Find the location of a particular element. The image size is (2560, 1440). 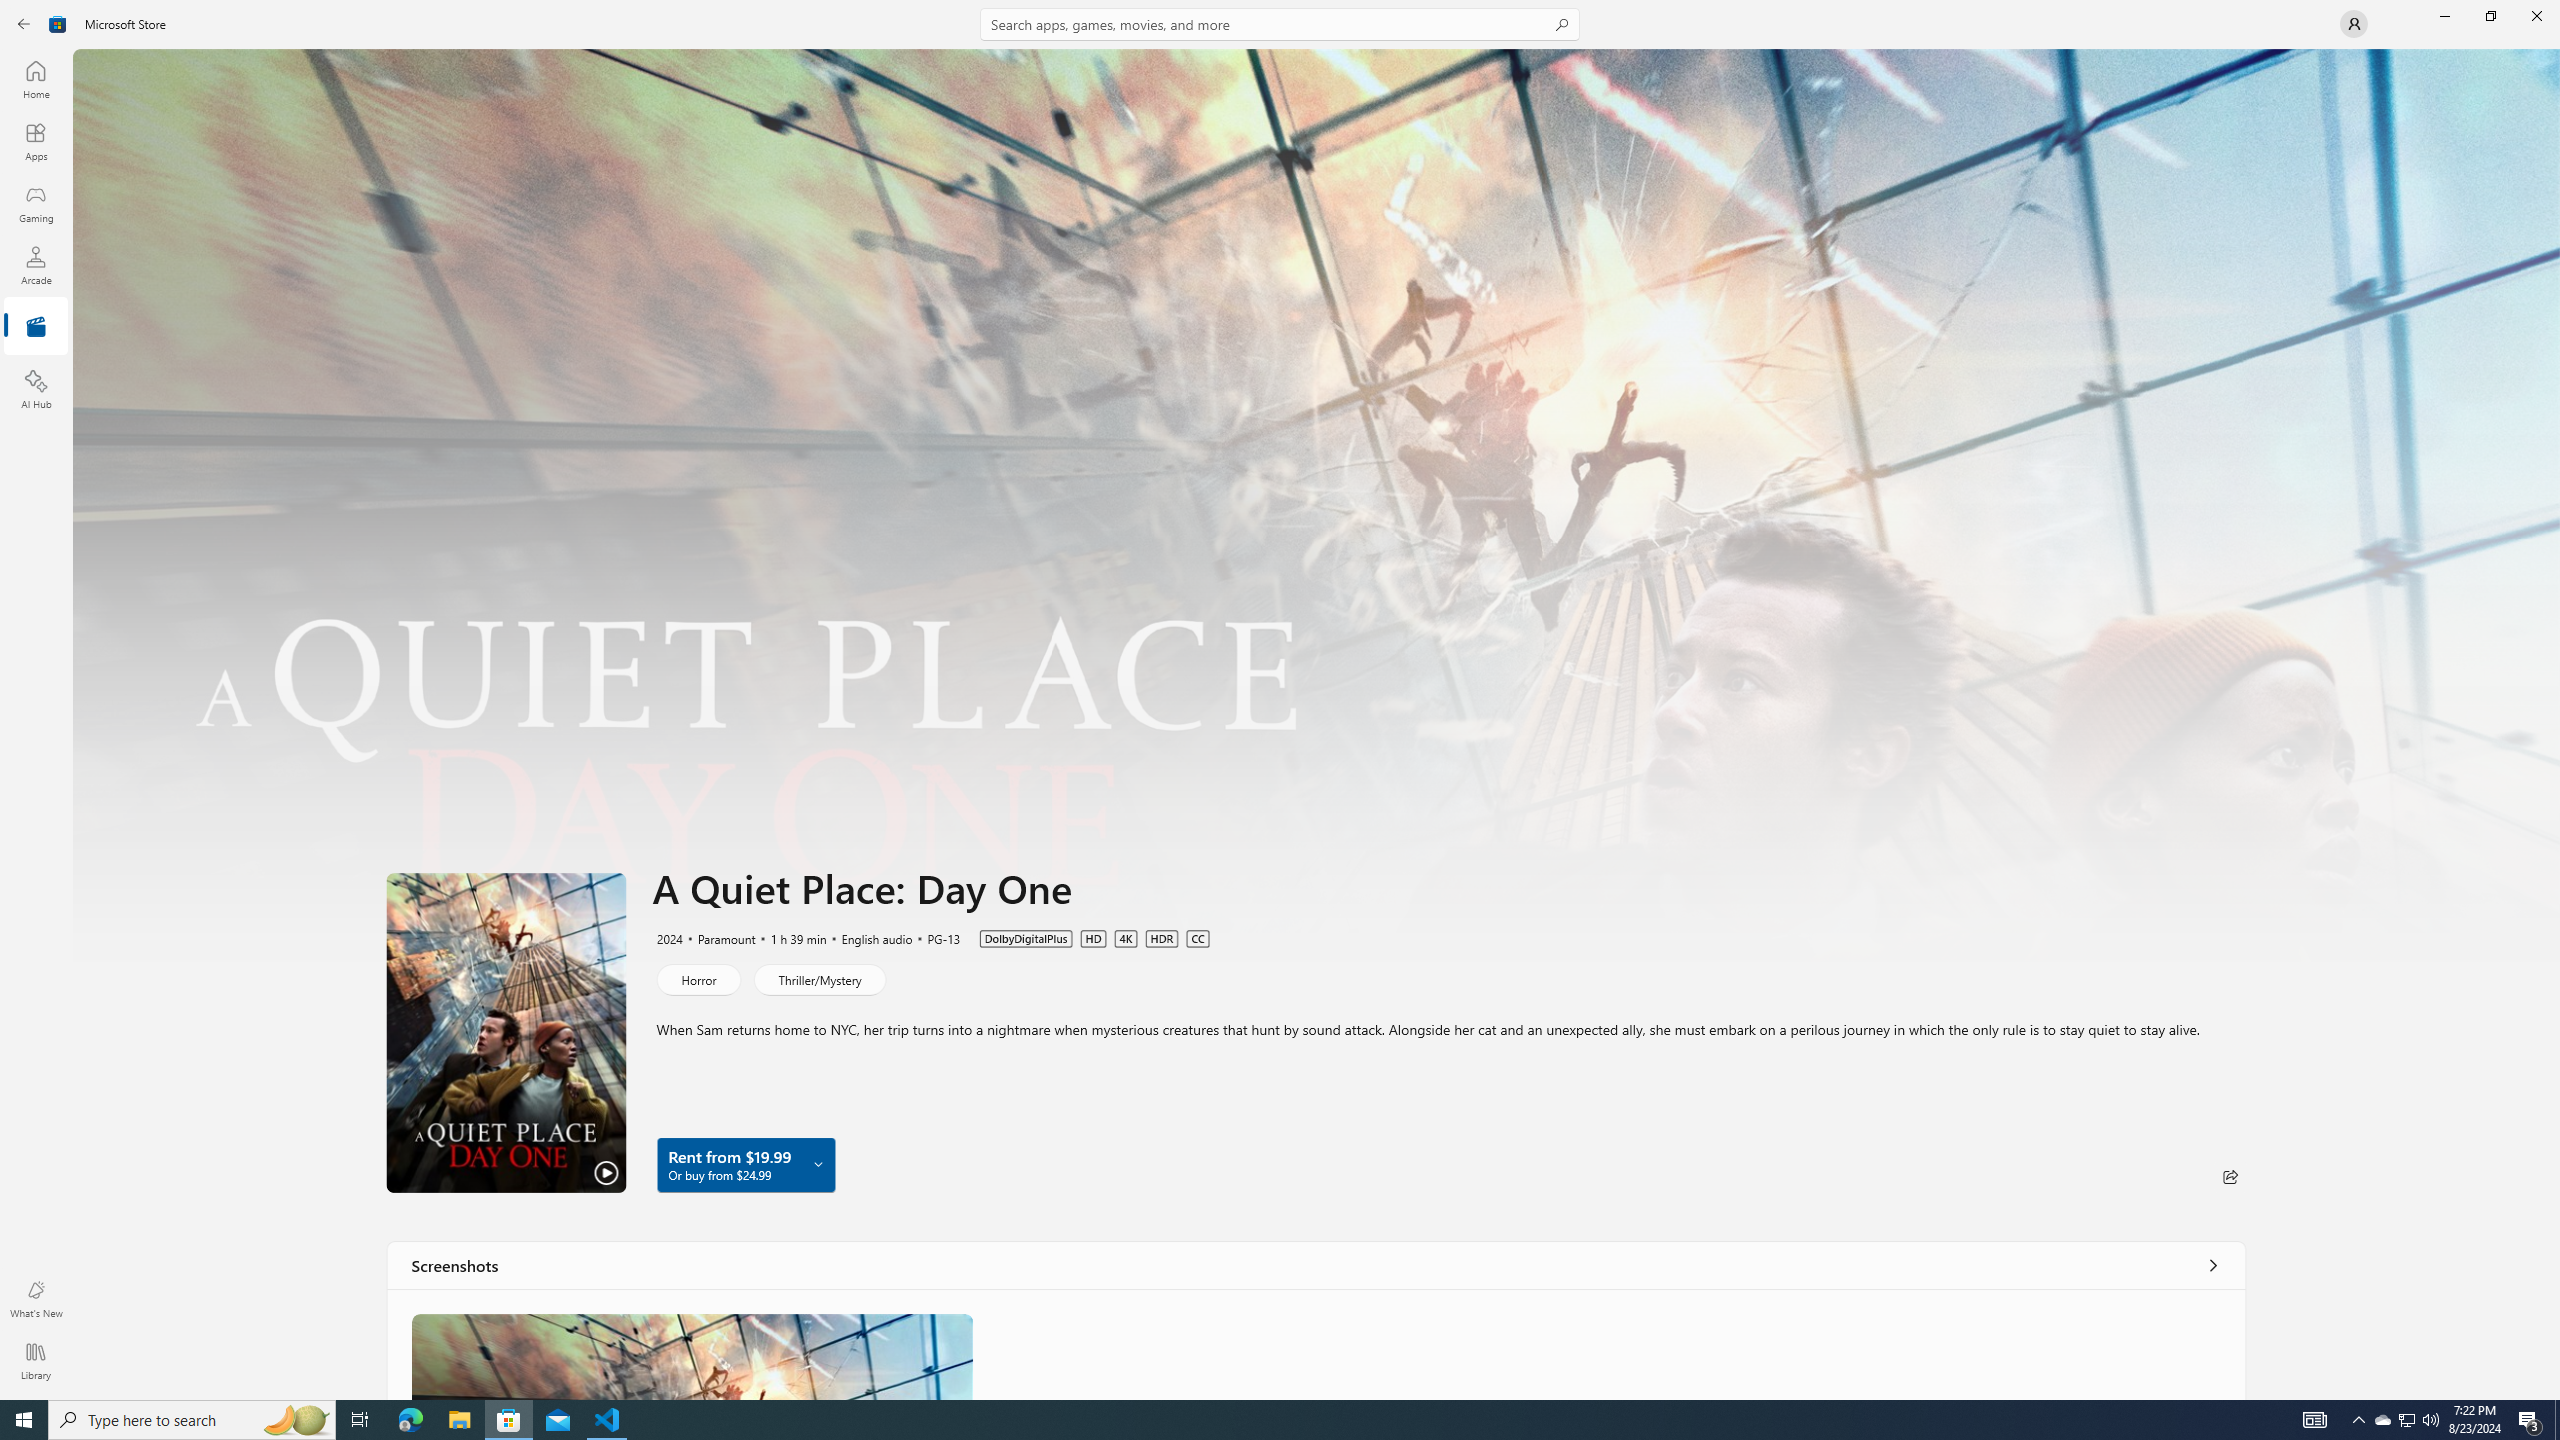

'Share' is located at coordinates (2229, 1175).